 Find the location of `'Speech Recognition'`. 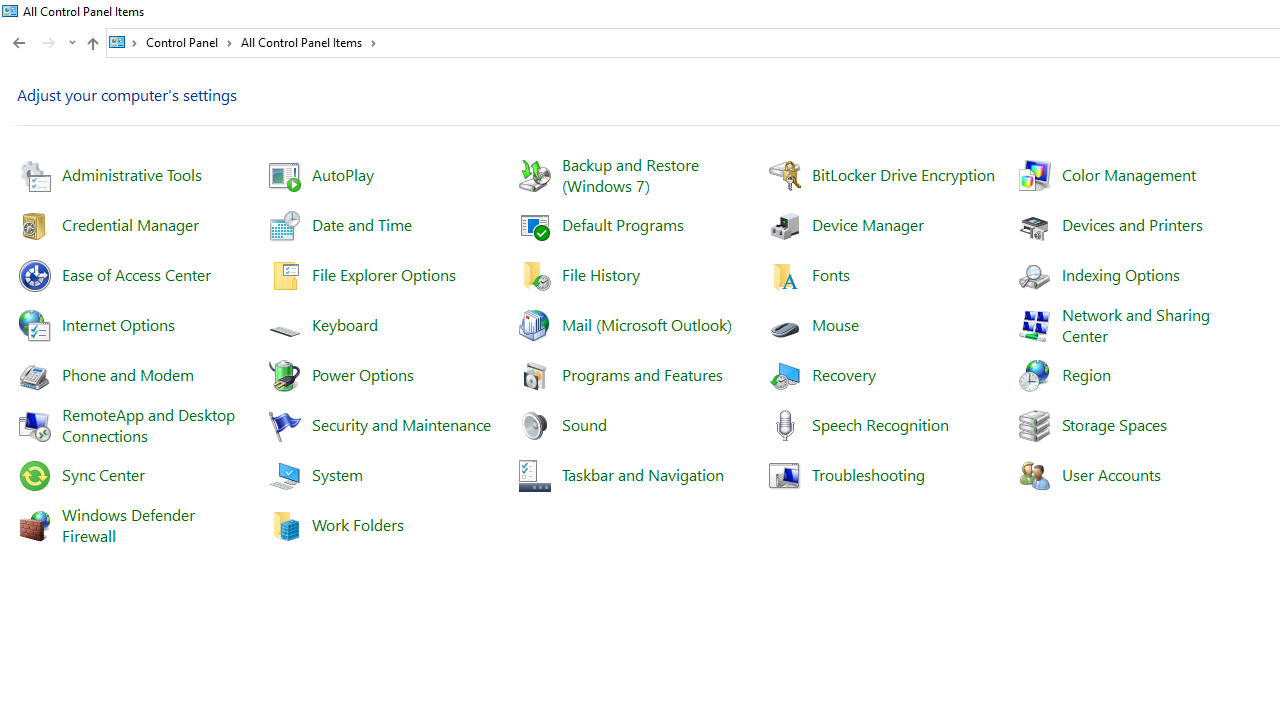

'Speech Recognition' is located at coordinates (880, 423).